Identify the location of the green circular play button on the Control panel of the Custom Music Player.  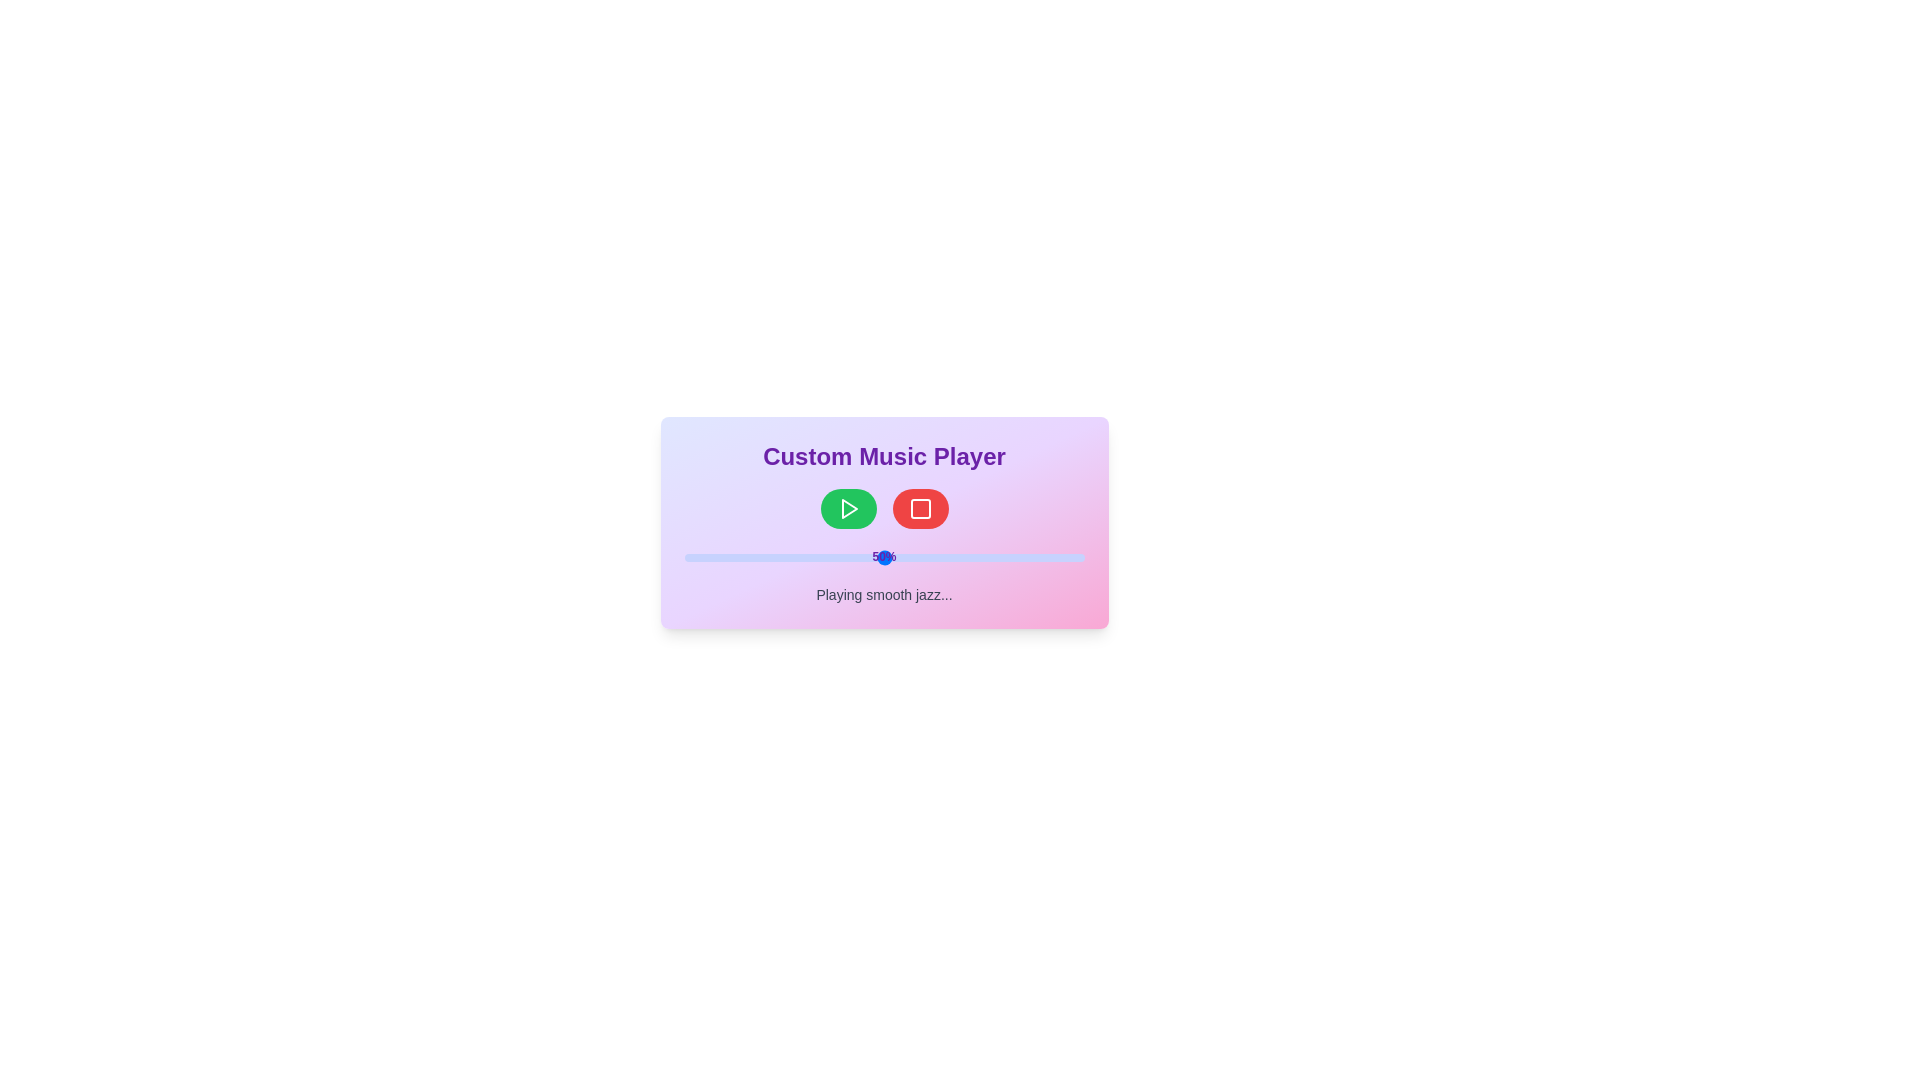
(883, 508).